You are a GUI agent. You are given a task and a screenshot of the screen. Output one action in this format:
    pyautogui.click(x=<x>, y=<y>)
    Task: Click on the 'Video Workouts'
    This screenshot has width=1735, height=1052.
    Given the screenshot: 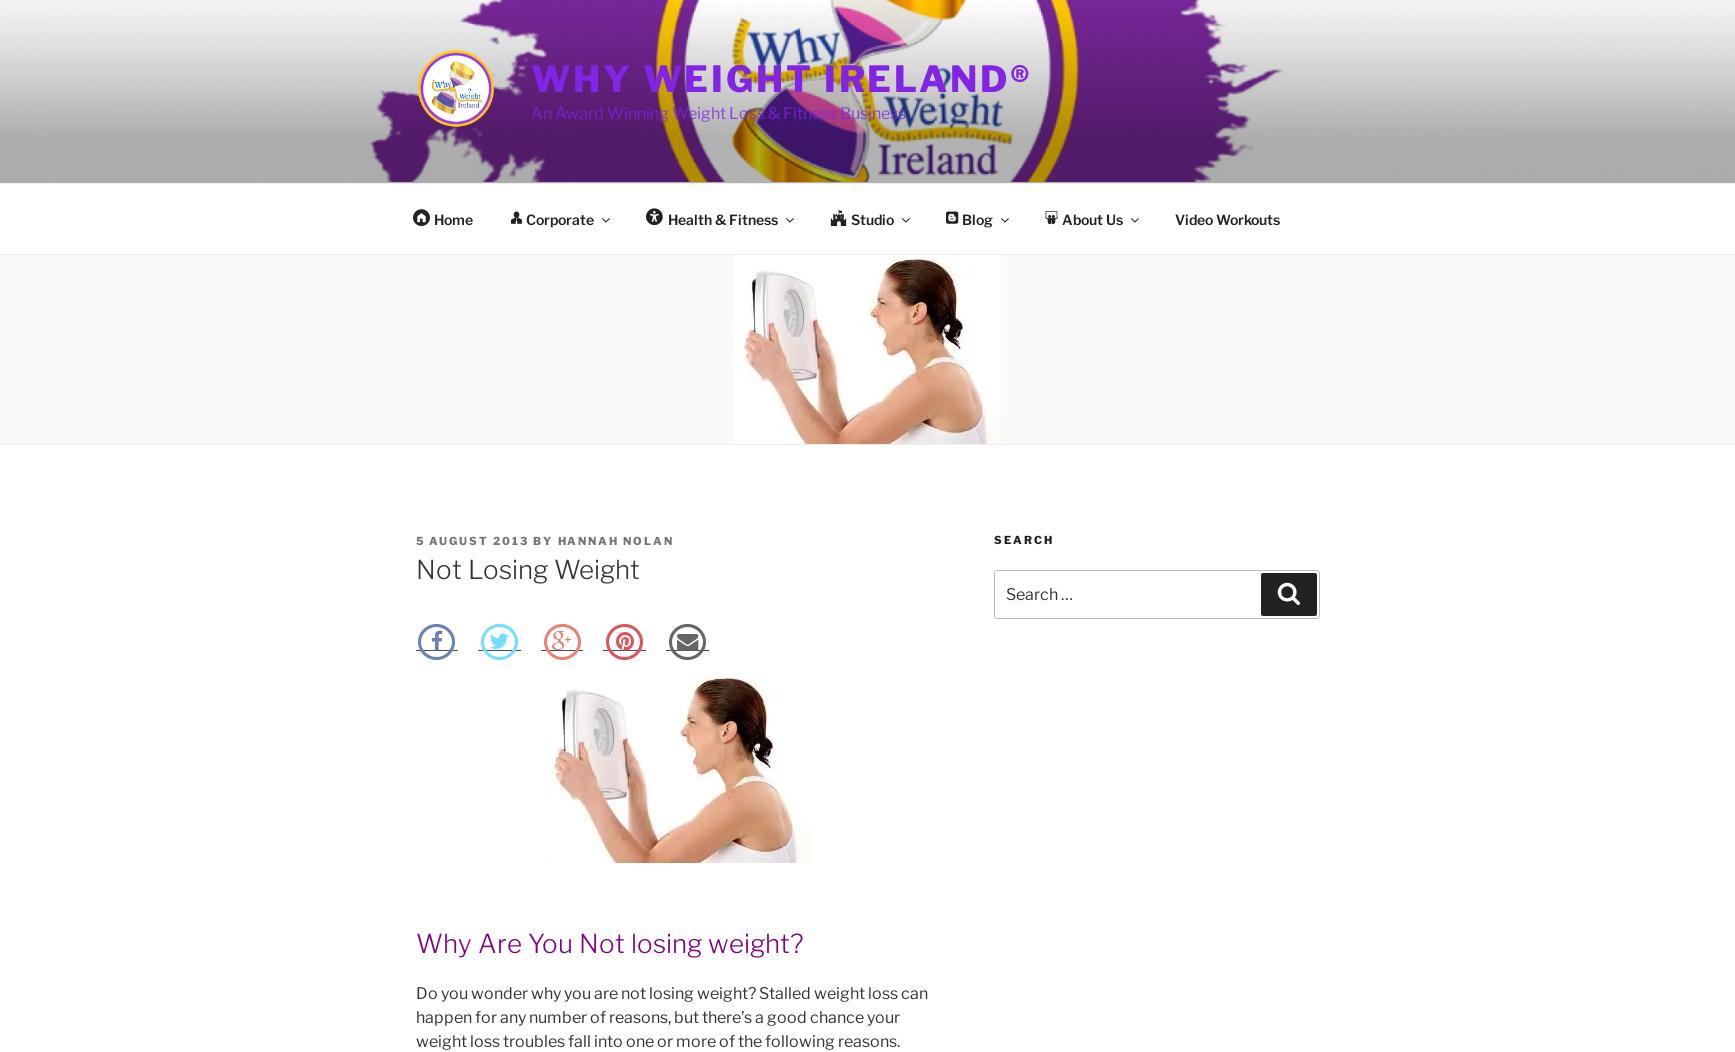 What is the action you would take?
    pyautogui.click(x=1173, y=218)
    